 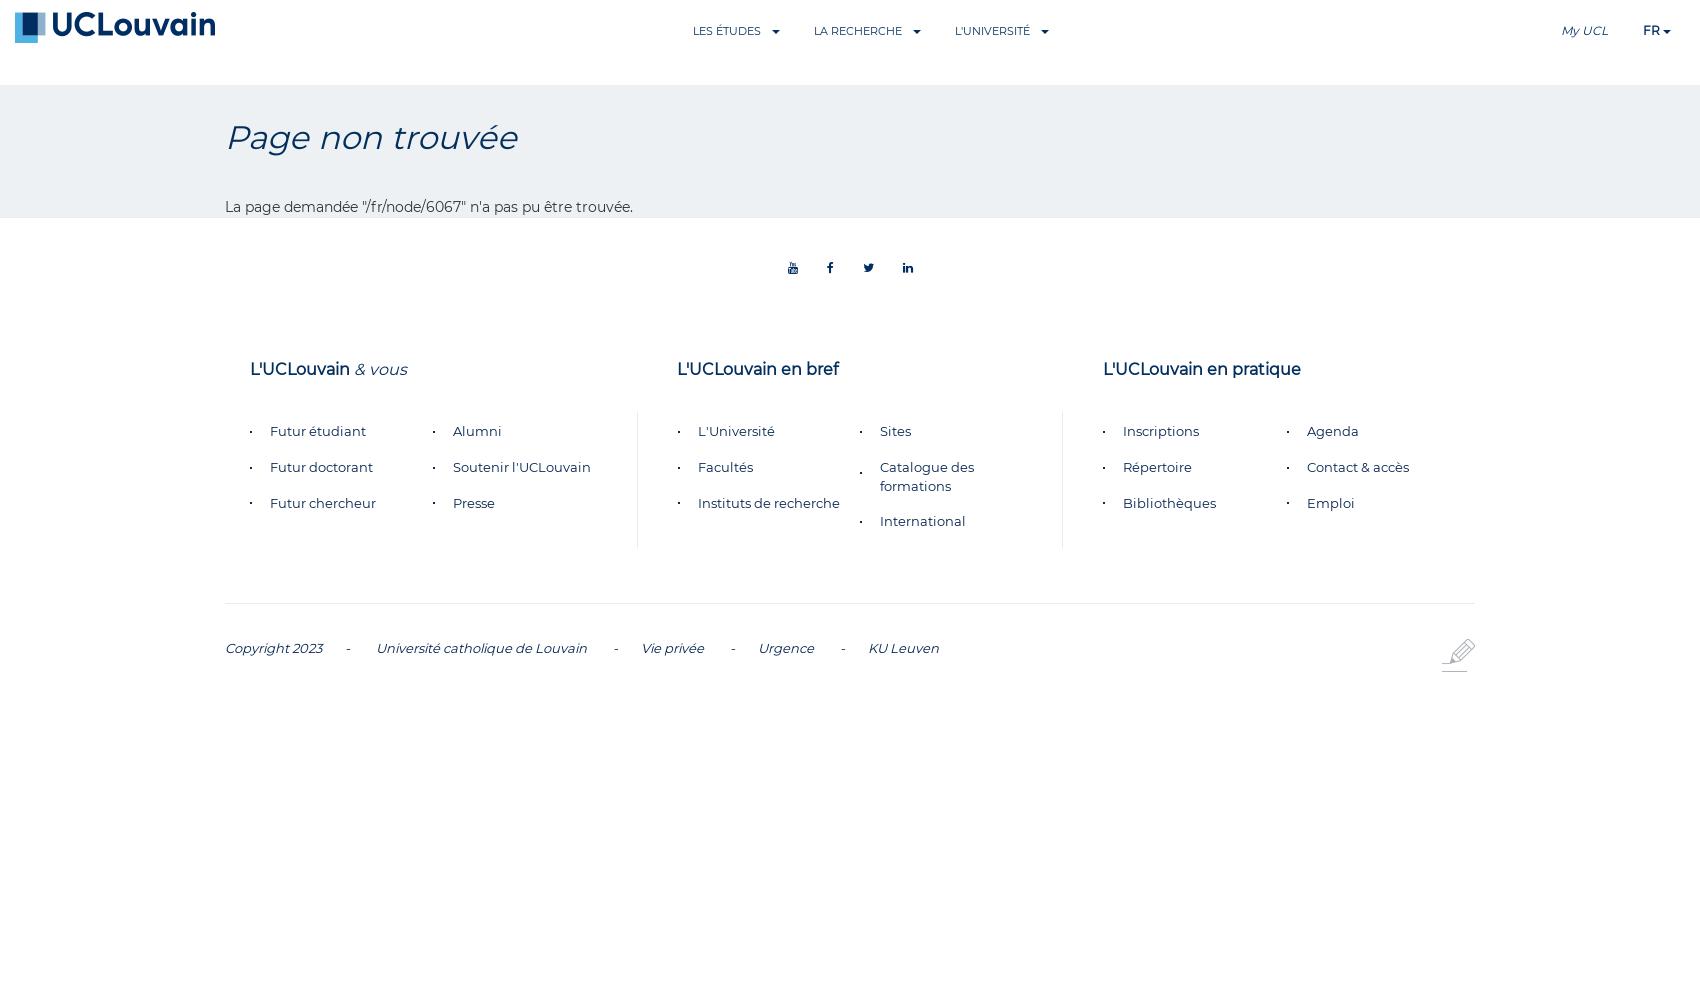 What do you see at coordinates (990, 31) in the screenshot?
I see `'L'université'` at bounding box center [990, 31].